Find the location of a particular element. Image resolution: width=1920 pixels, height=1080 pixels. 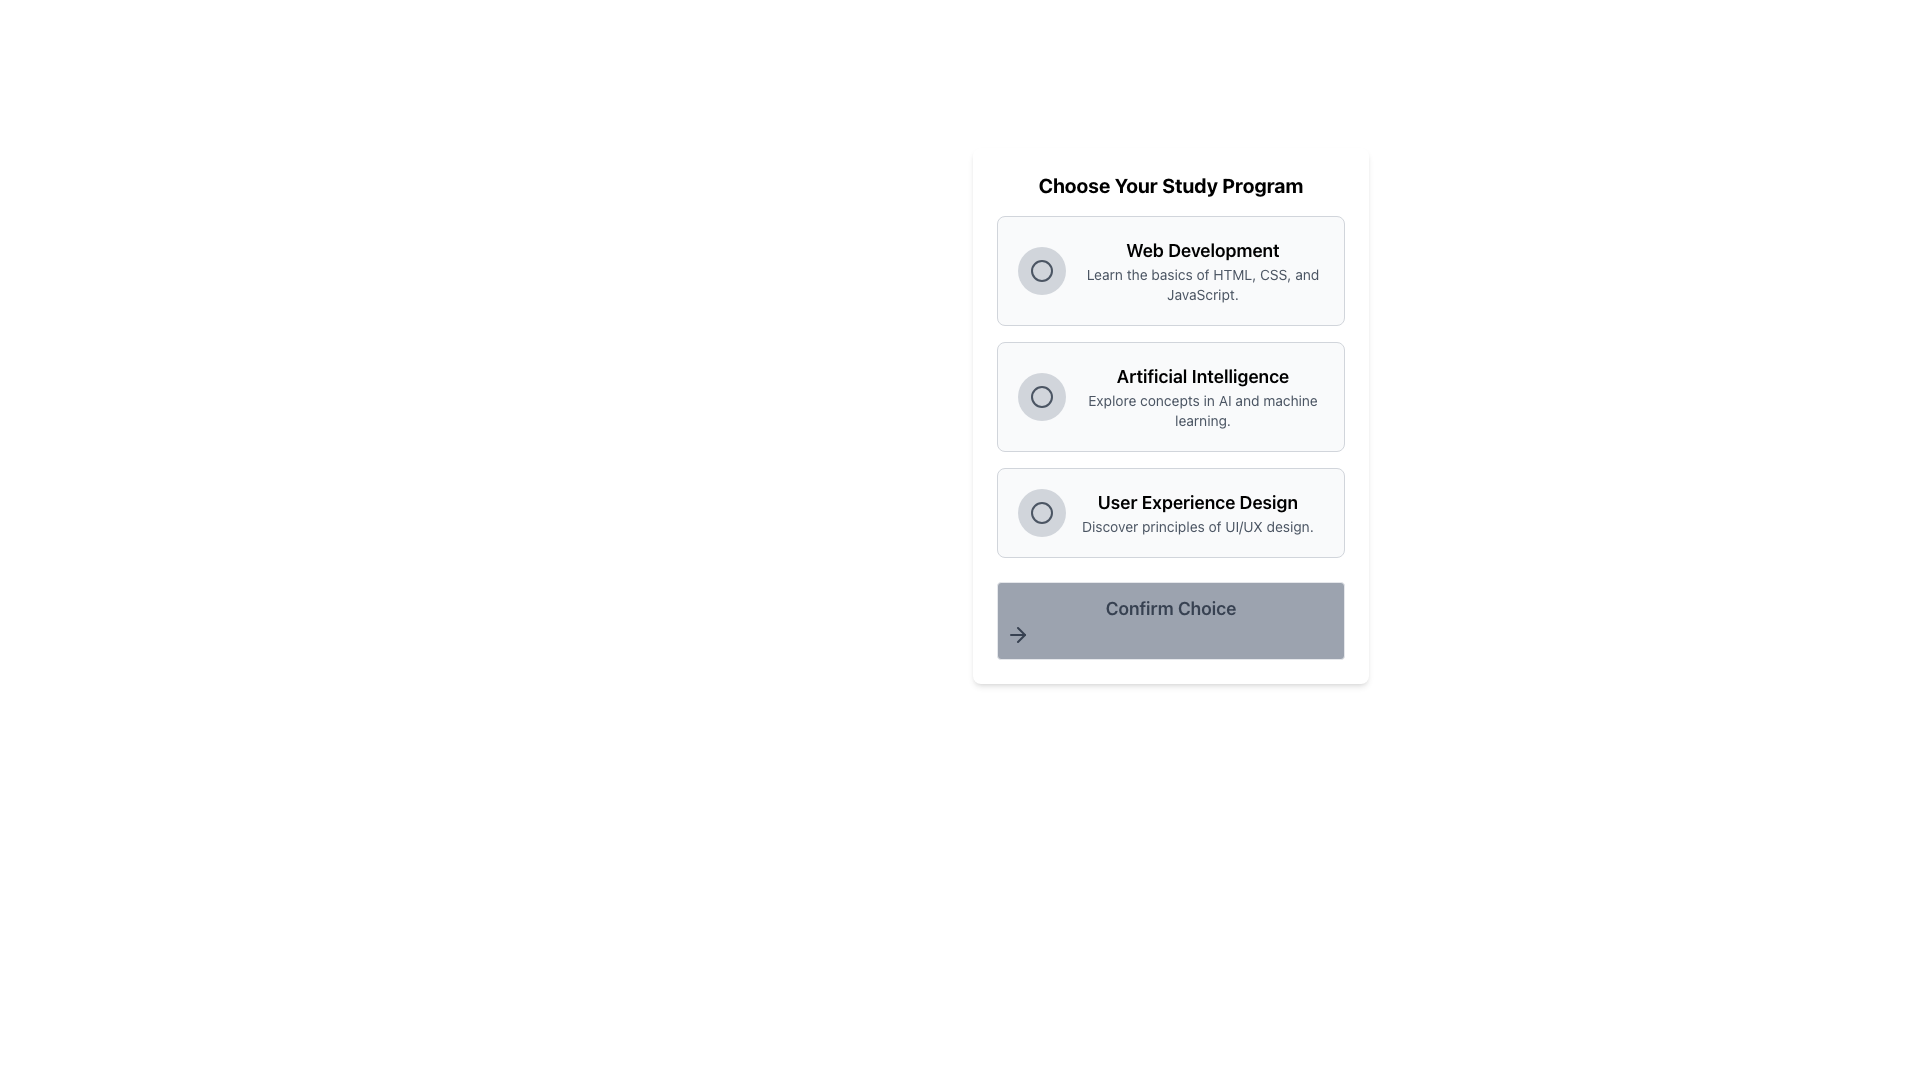

the selectable option titled 'Artificial Intelligence' in the list 'Choose Your Study Program' is located at coordinates (1171, 415).